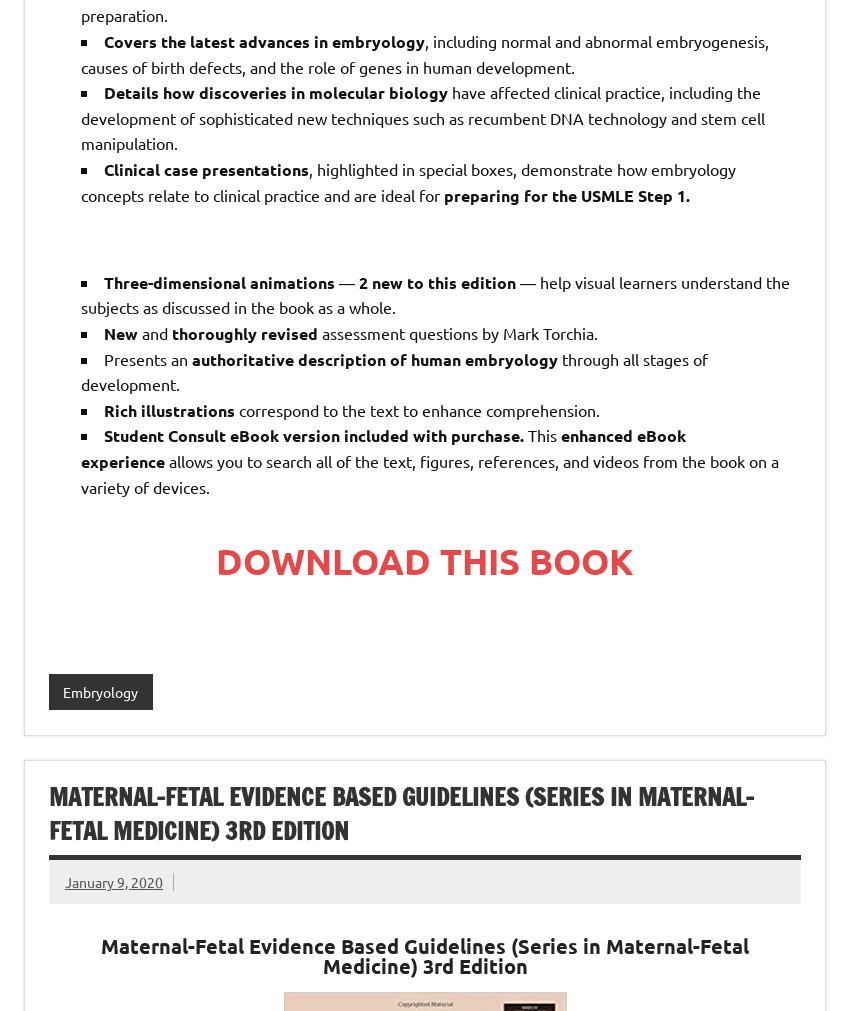 This screenshot has height=1011, width=850. Describe the element at coordinates (274, 91) in the screenshot. I see `'Details how discoveries in molecular biology'` at that location.